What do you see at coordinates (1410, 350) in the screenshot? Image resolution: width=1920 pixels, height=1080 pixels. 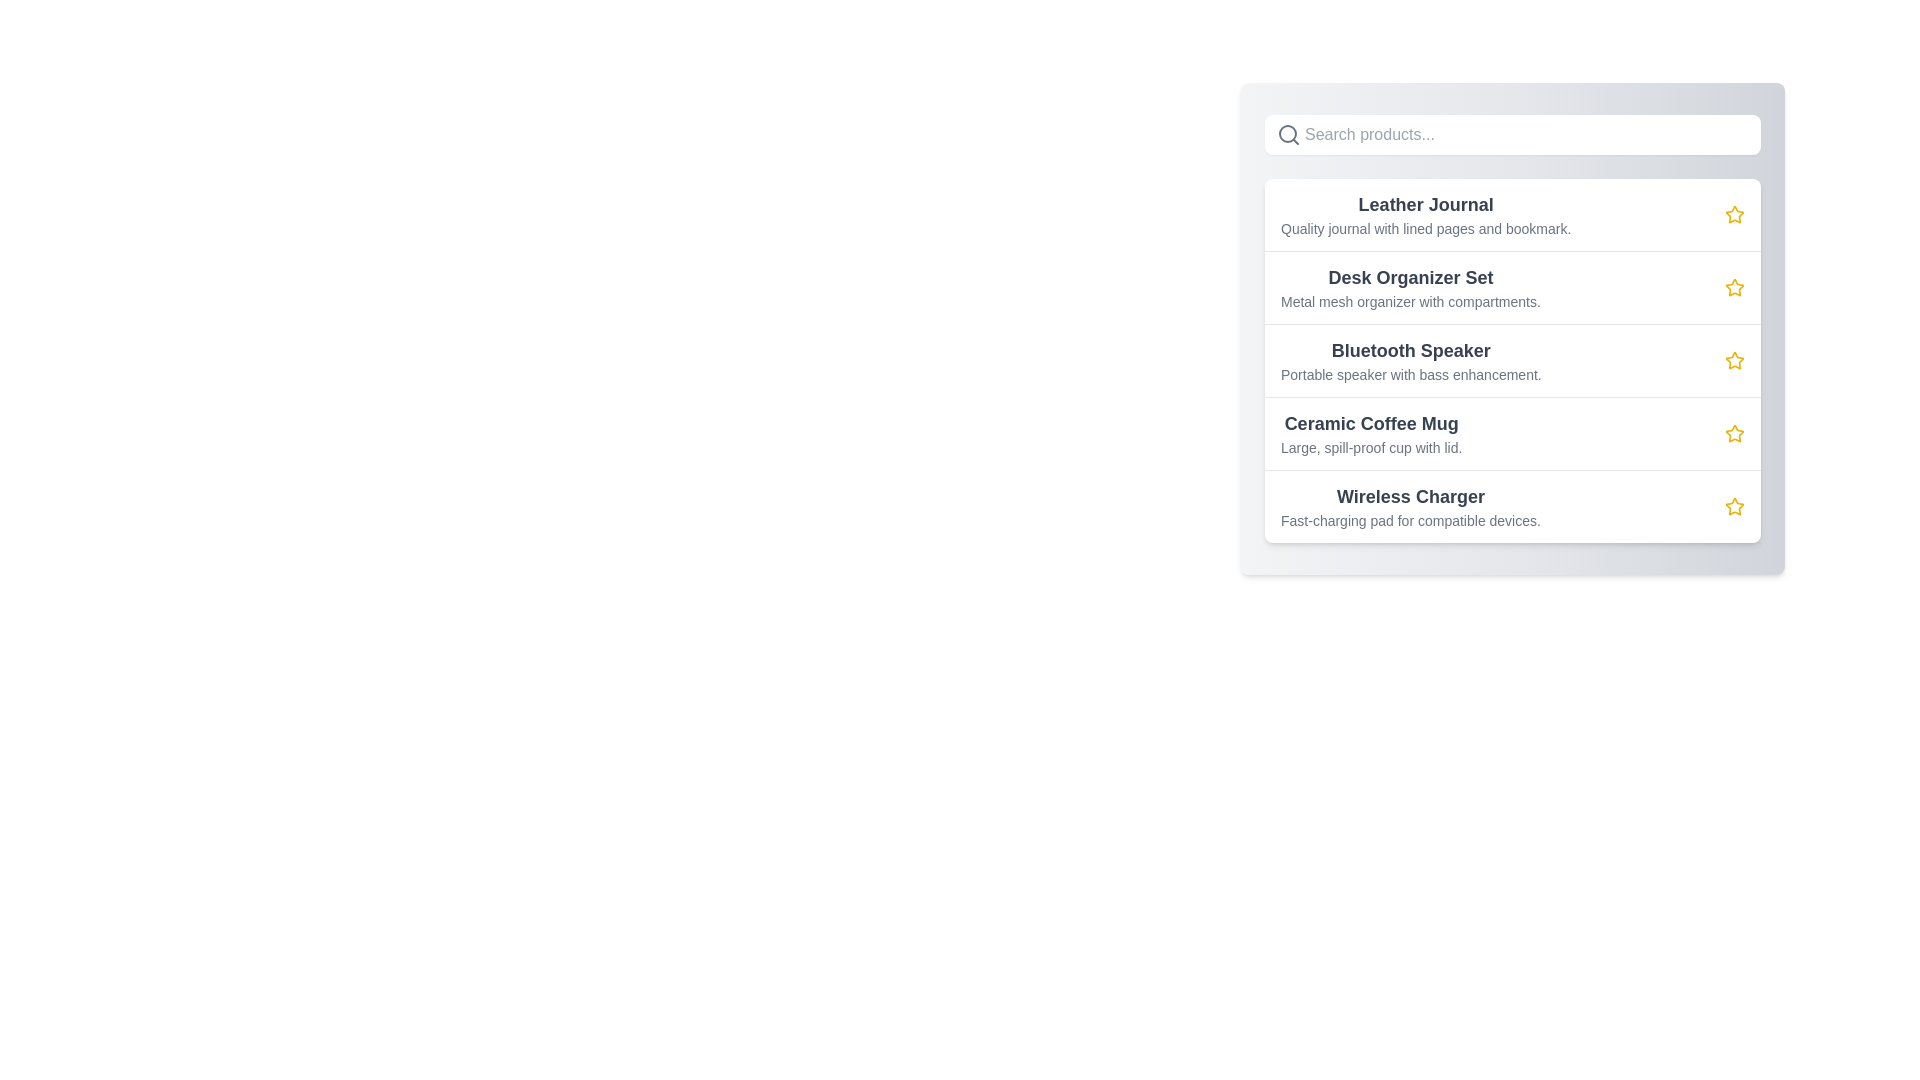 I see `the text label that reads 'Bluetooth Speaker'` at bounding box center [1410, 350].